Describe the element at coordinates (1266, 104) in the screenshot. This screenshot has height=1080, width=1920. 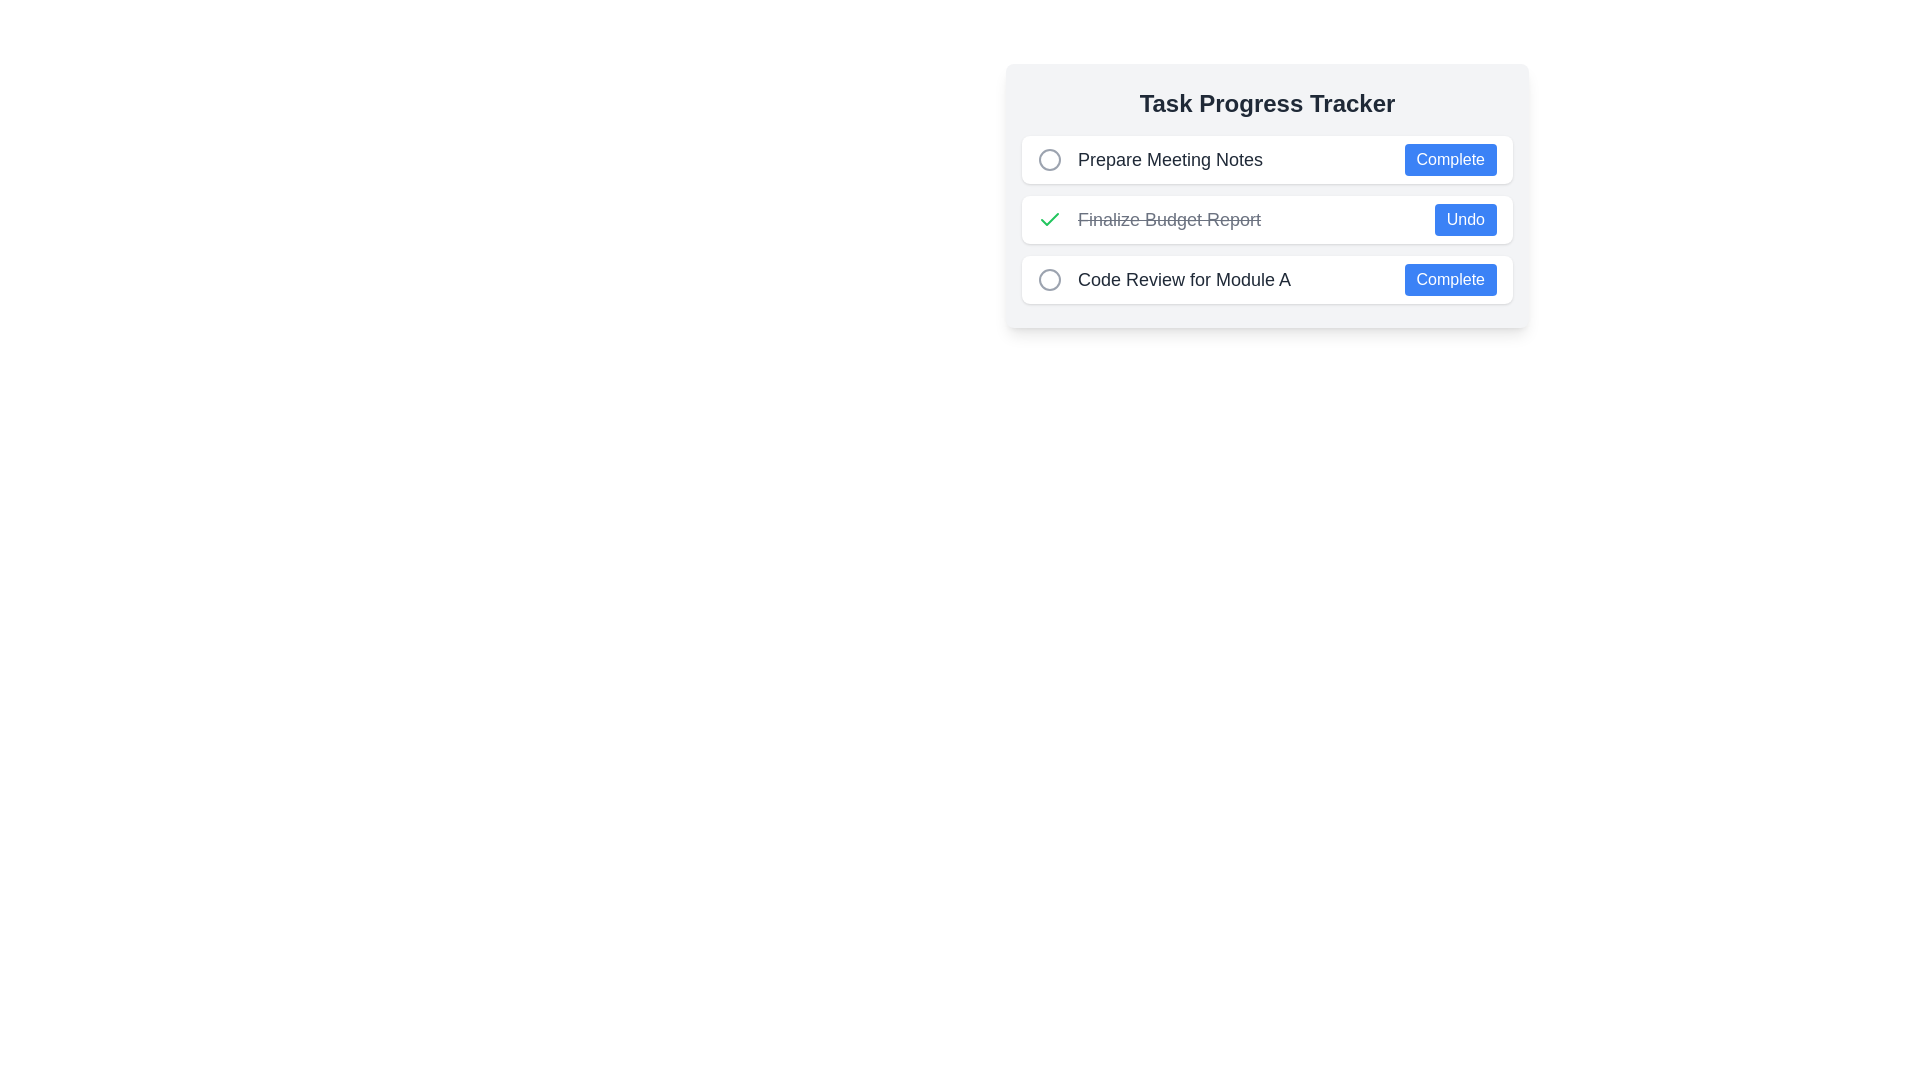
I see `the static text heading that serves as the title for the task tracker section, positioned at the top of the task-related content` at that location.